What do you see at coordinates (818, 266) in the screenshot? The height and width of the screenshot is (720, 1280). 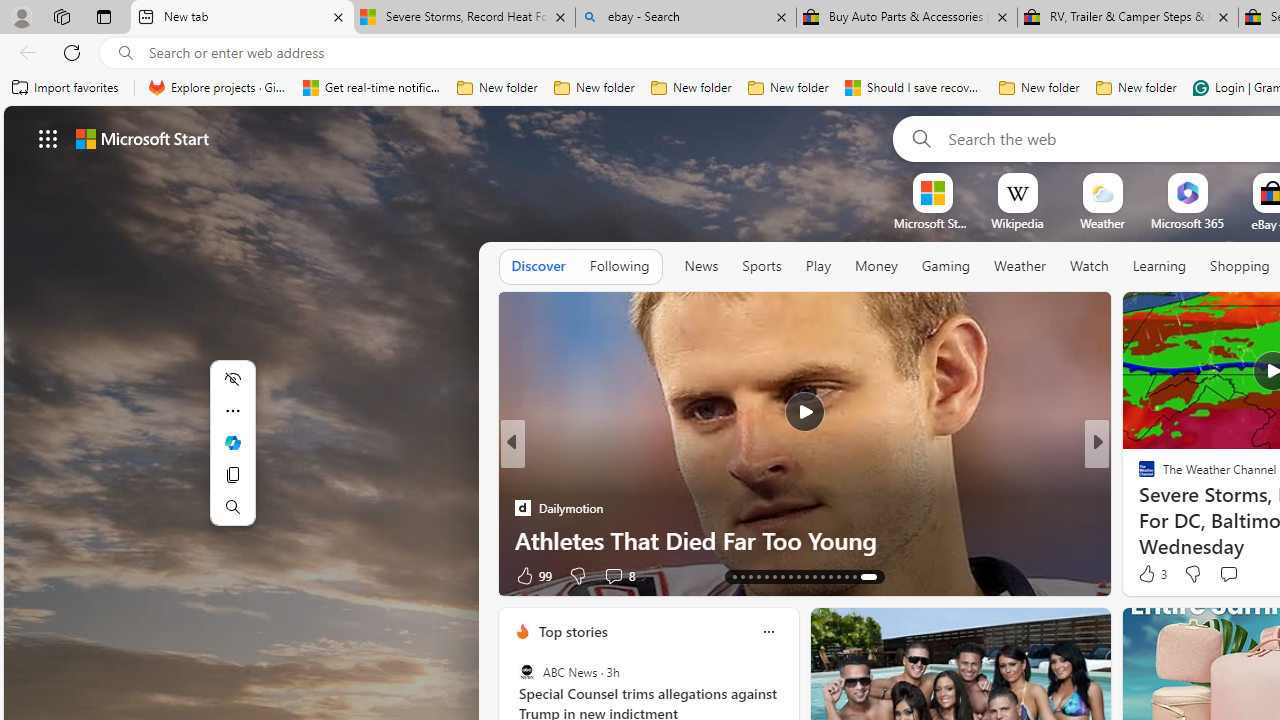 I see `'Play'` at bounding box center [818, 266].